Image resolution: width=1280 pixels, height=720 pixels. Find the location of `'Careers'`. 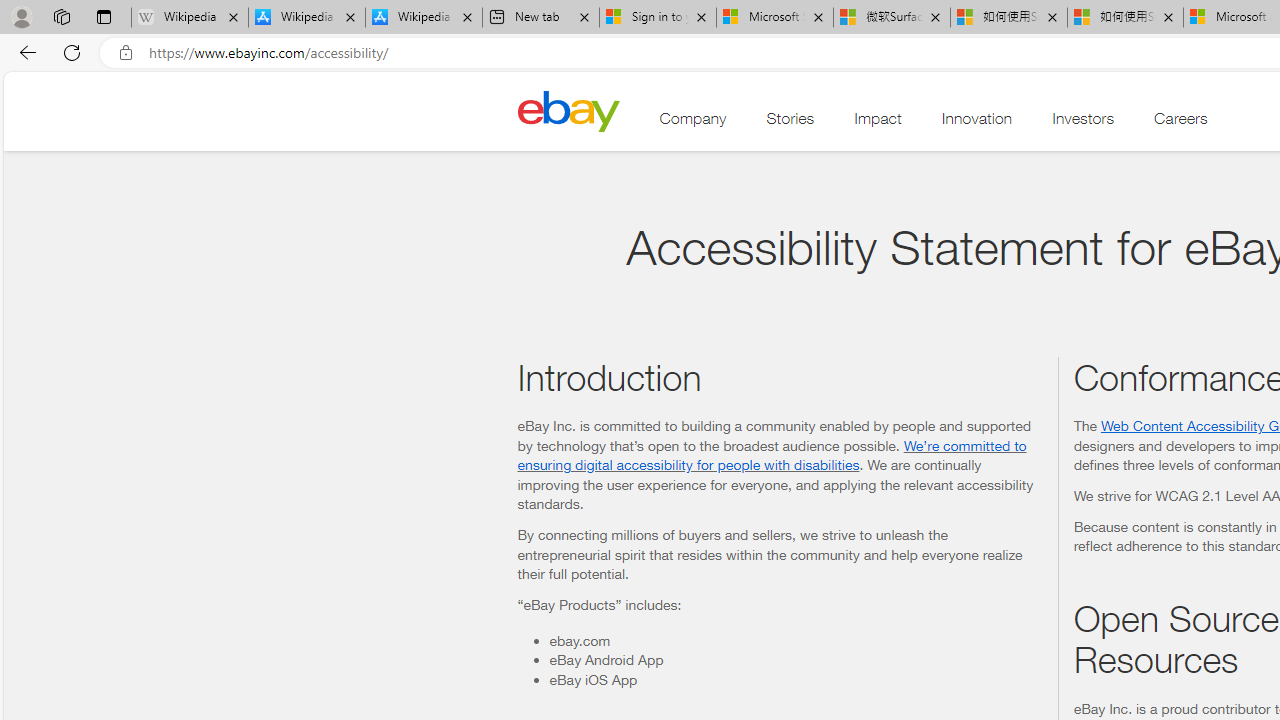

'Careers' is located at coordinates (1181, 123).